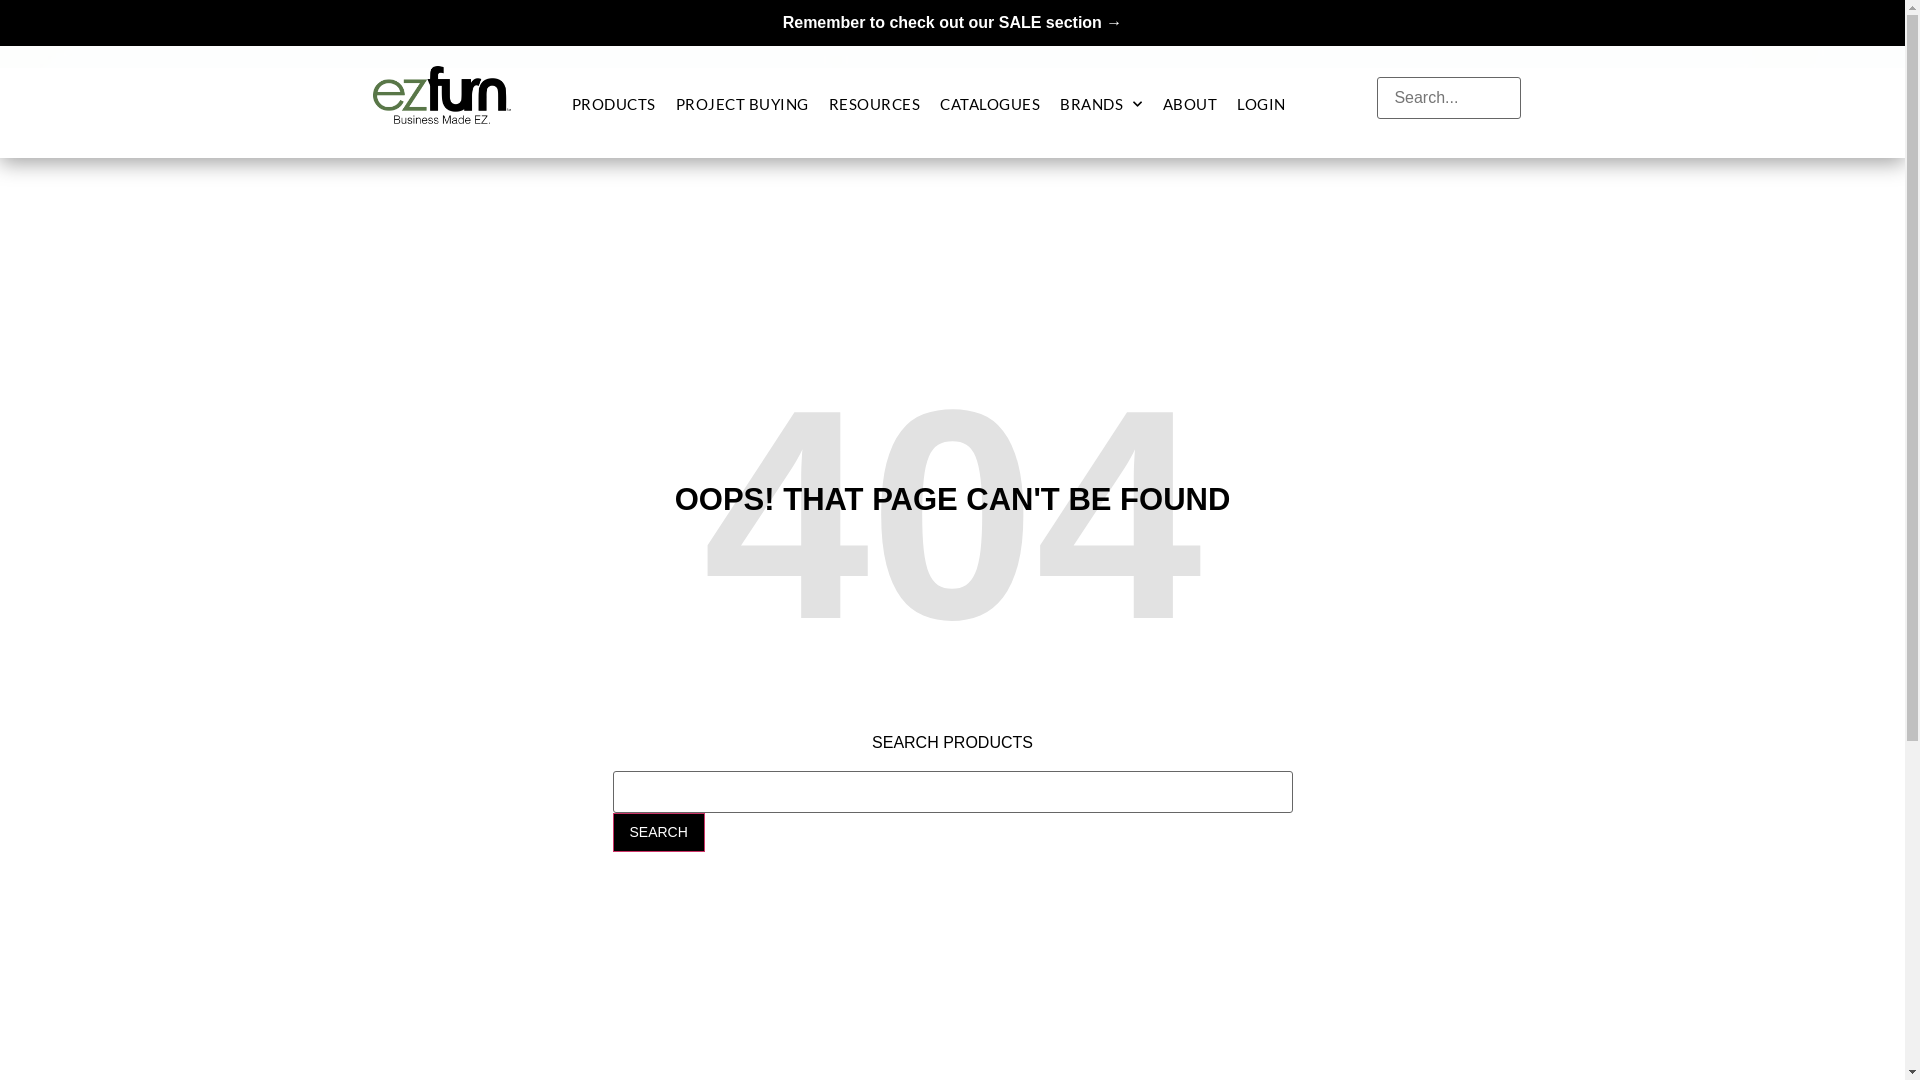  Describe the element at coordinates (1236, 104) in the screenshot. I see `'LOGIN'` at that location.